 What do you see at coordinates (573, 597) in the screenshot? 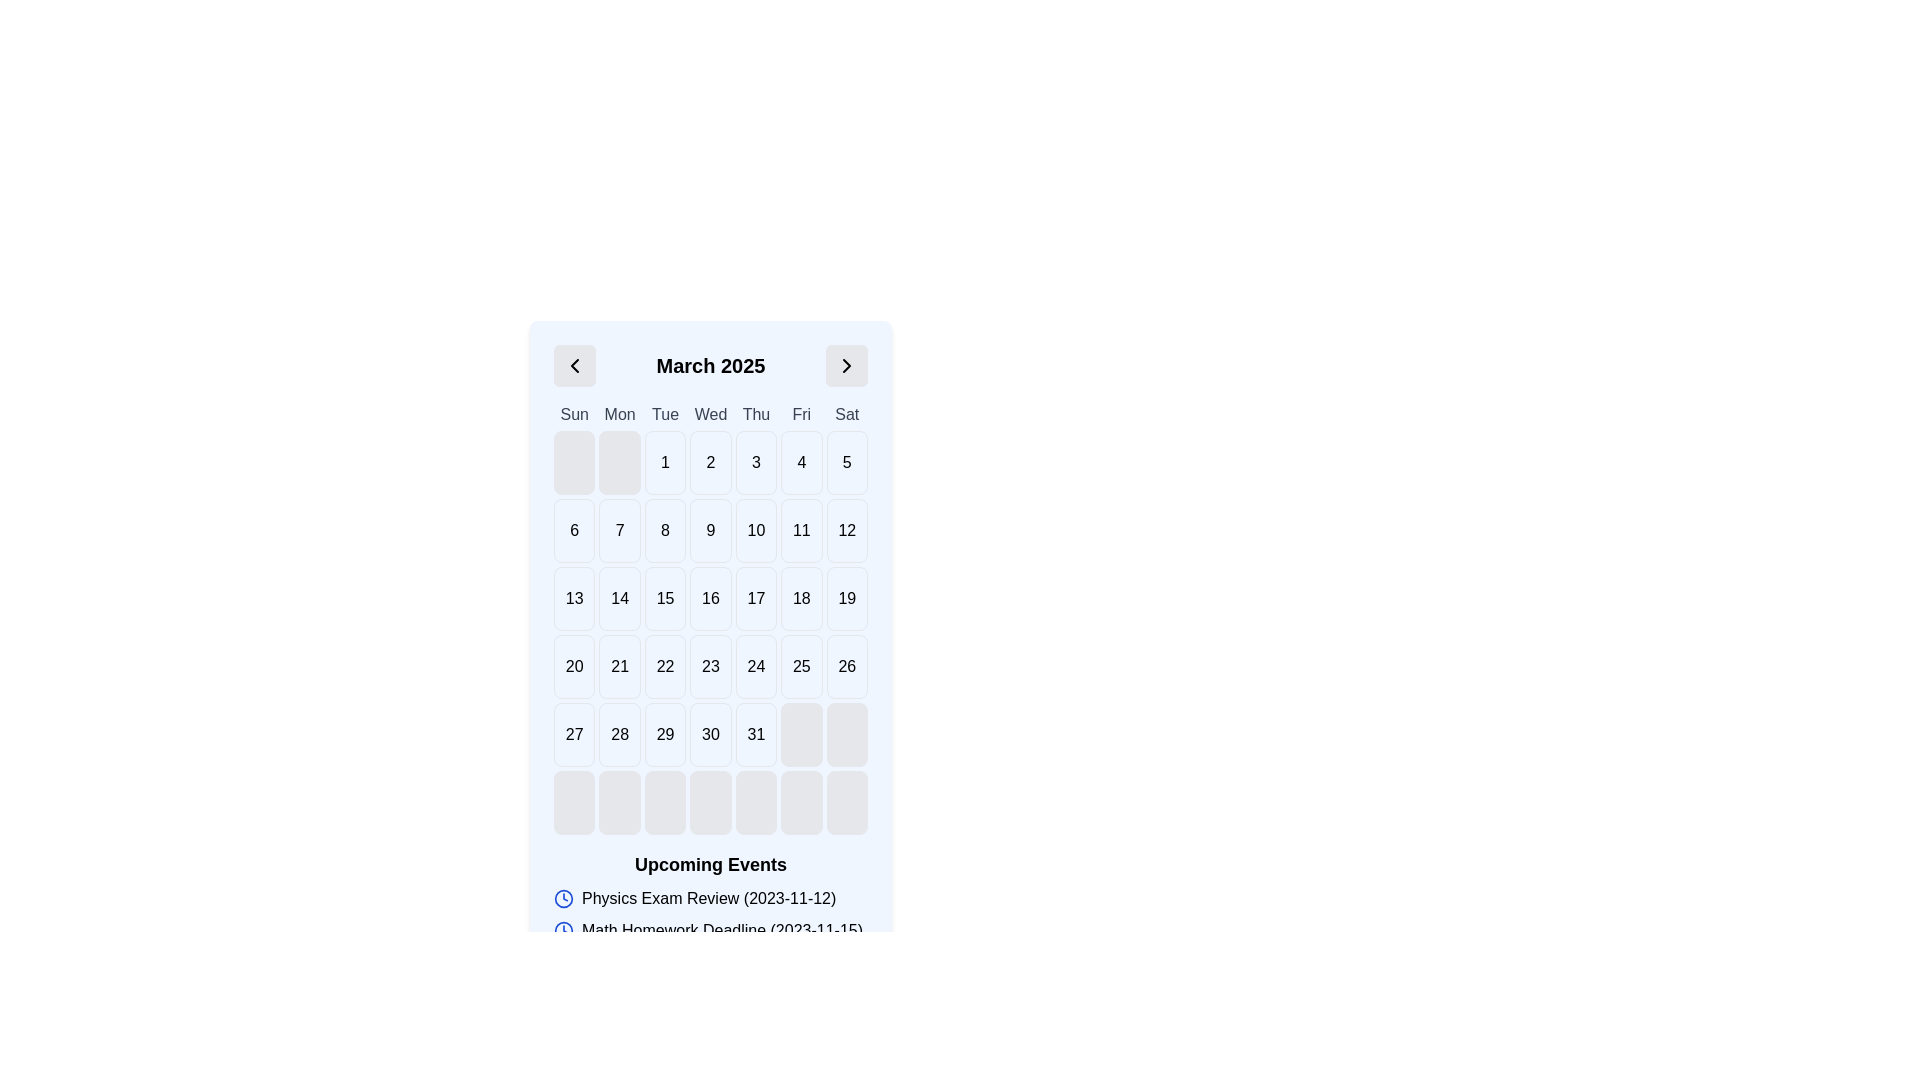
I see `the grid cell representing the date 13th of March 2025` at bounding box center [573, 597].